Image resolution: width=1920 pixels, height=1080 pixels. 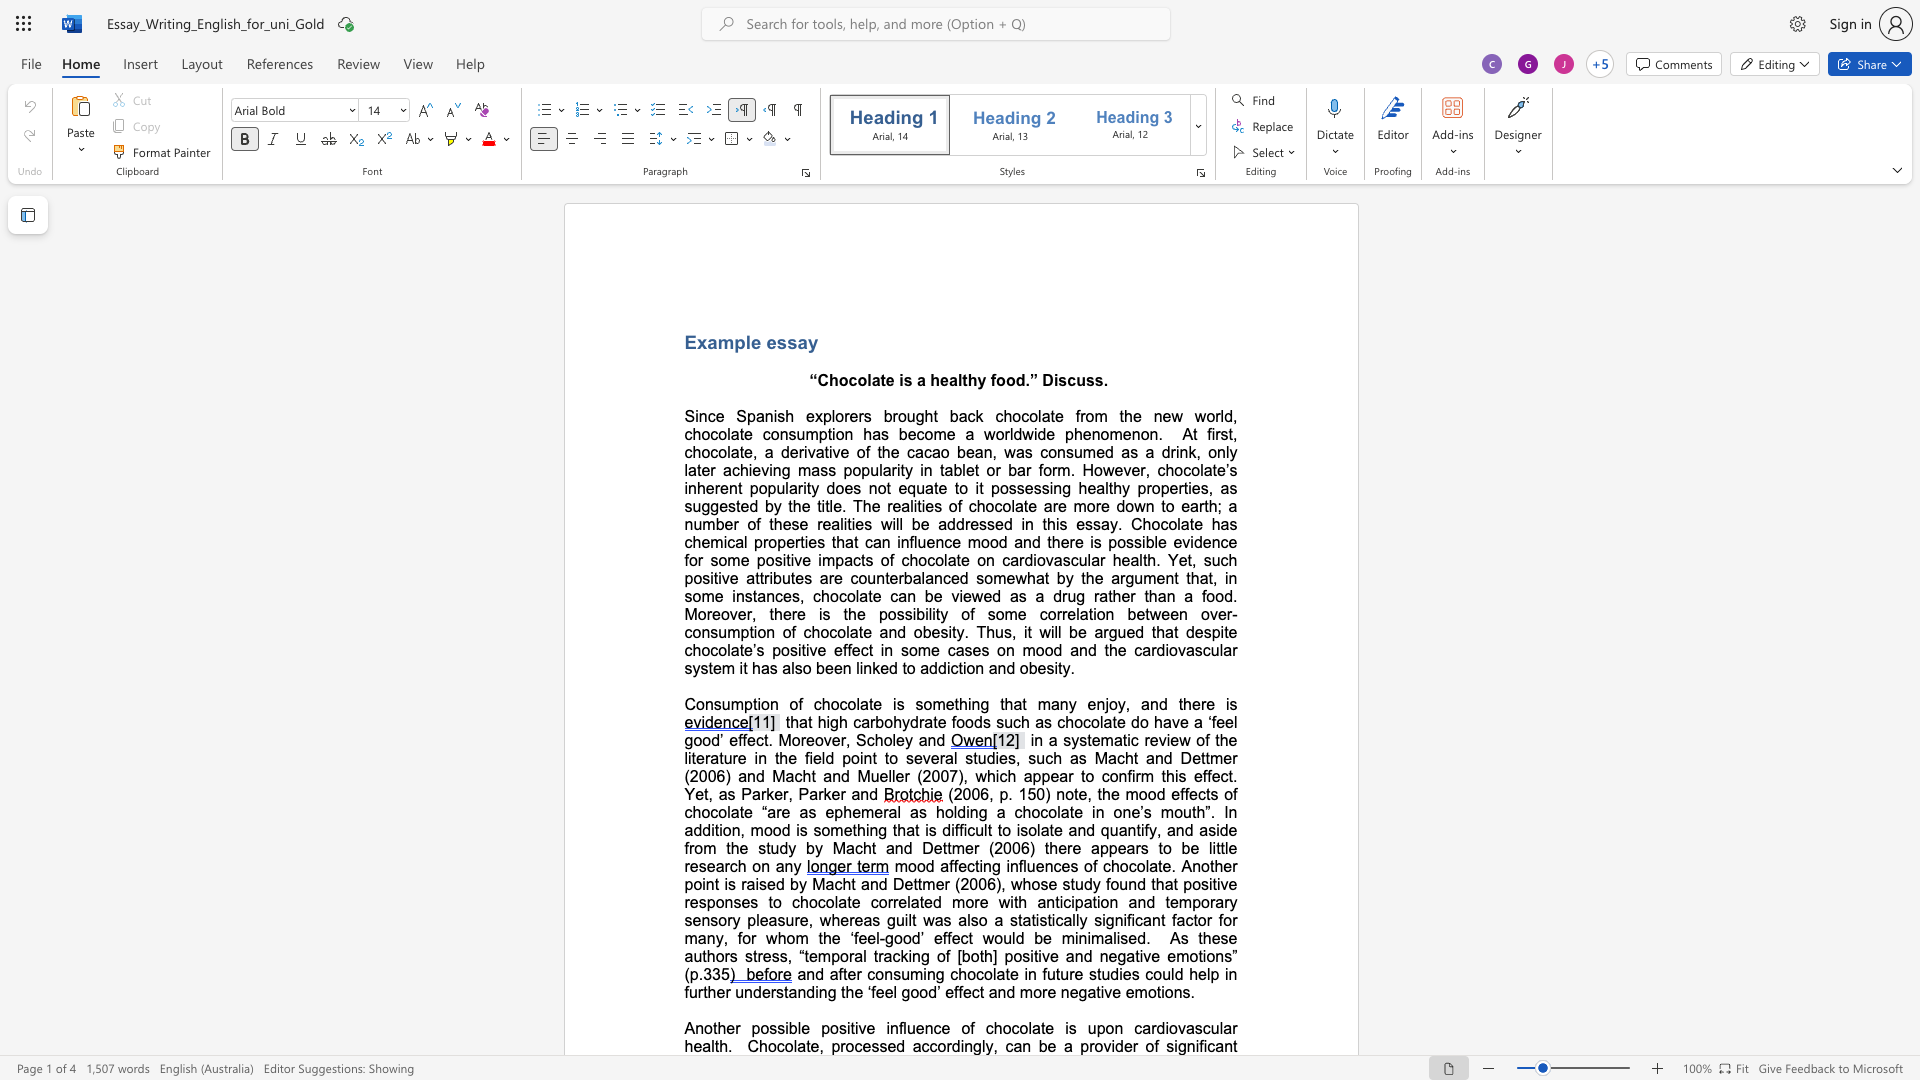 I want to click on the space between the continuous character "u" and "s" in the text, so click(x=1084, y=380).